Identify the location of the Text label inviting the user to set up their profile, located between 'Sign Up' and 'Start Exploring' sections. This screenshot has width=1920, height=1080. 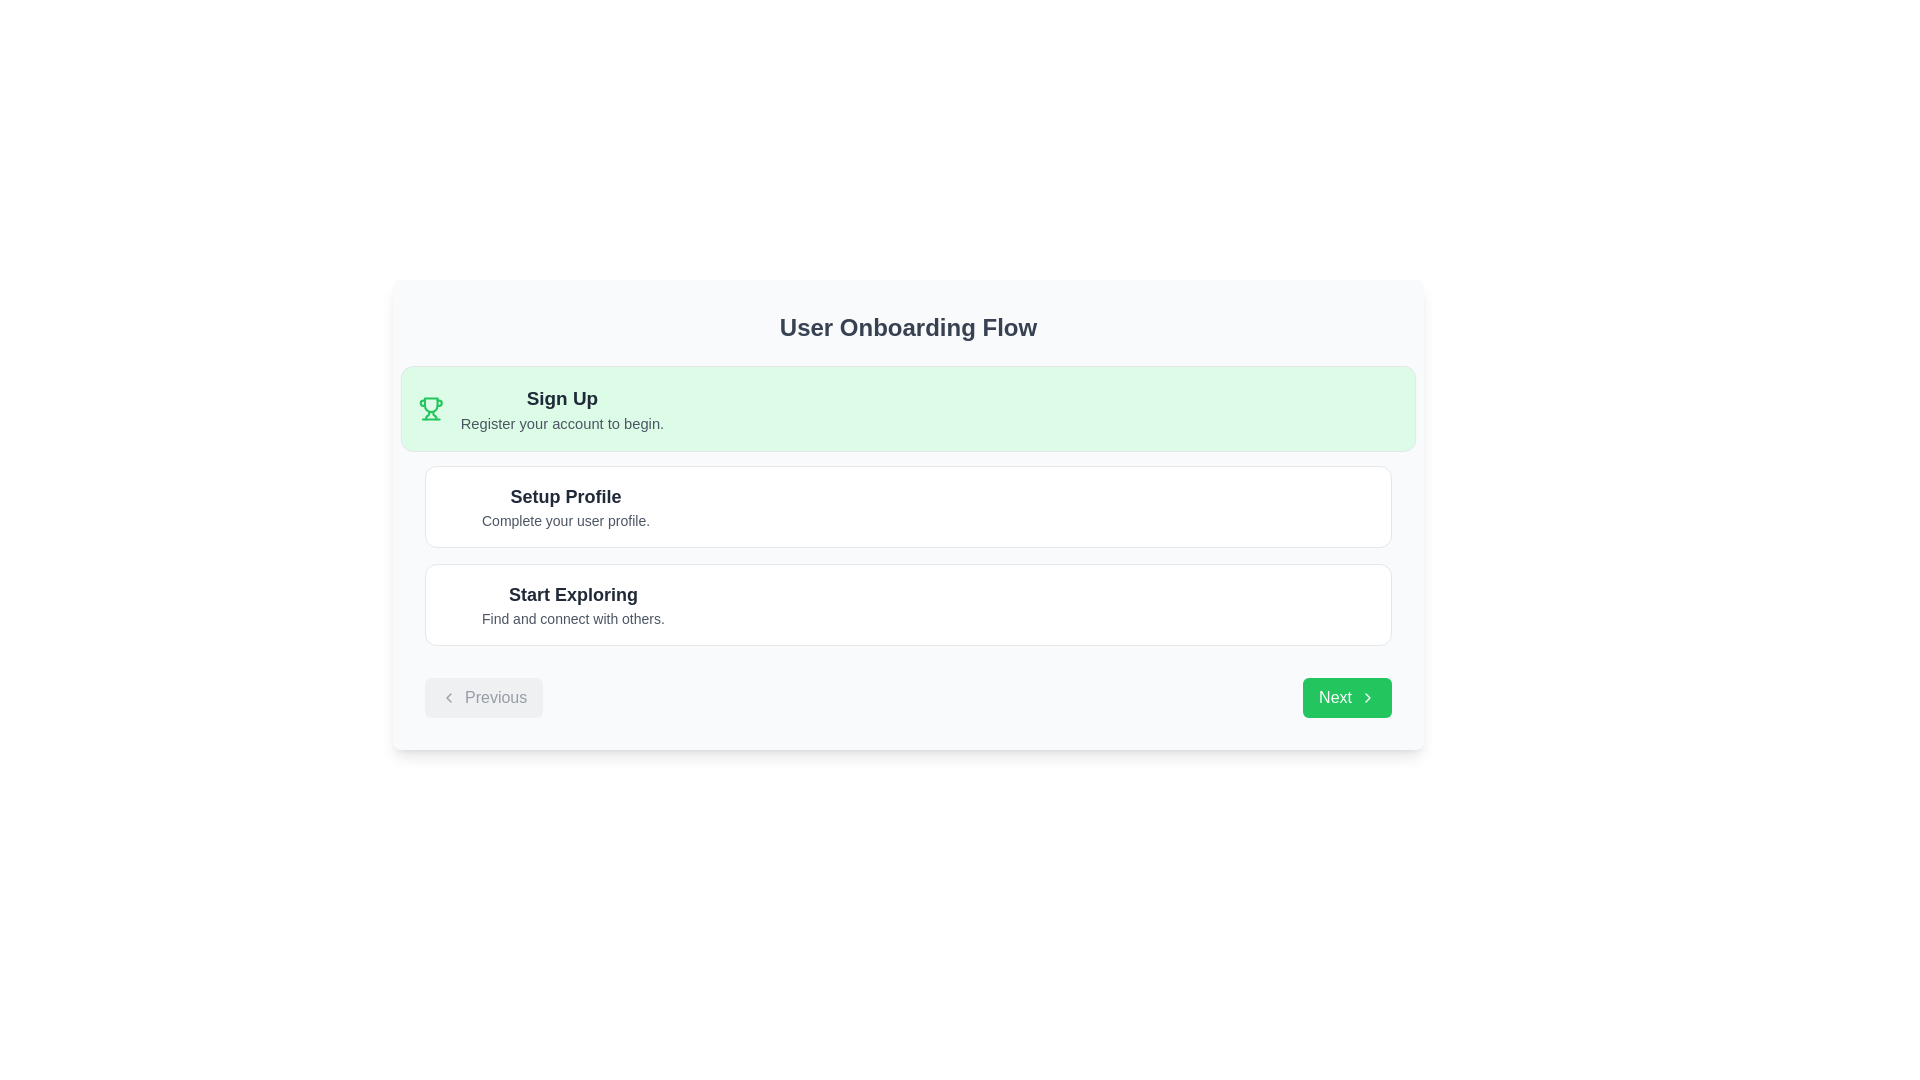
(565, 505).